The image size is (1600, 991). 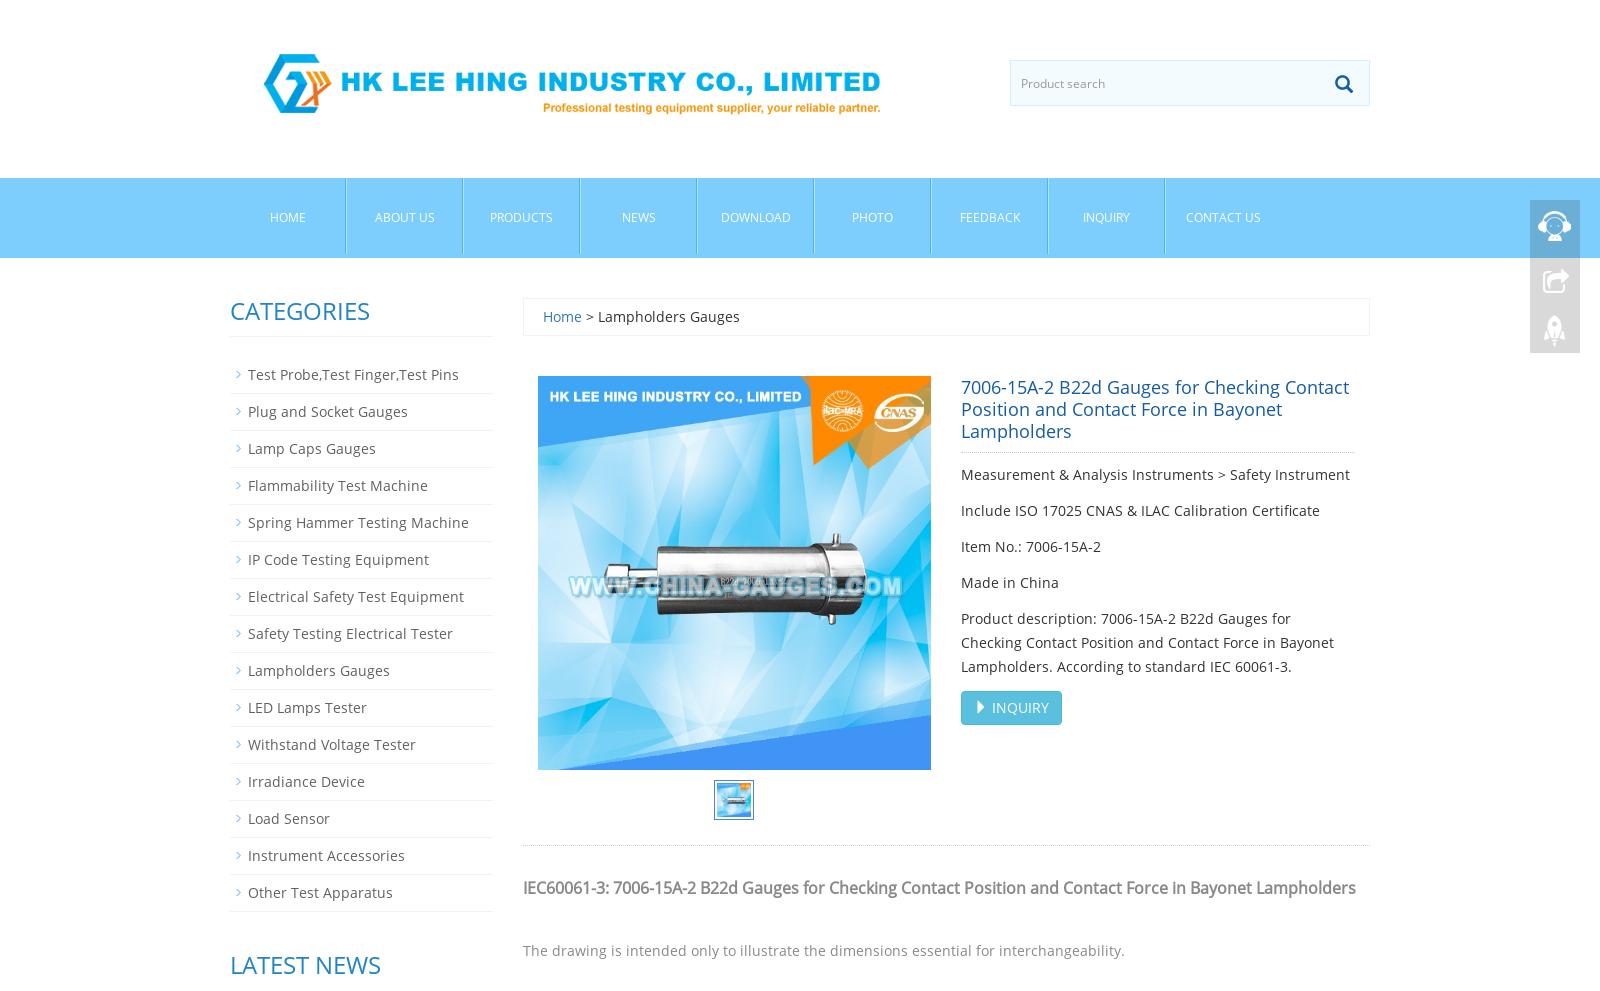 What do you see at coordinates (1222, 216) in the screenshot?
I see `'Contact Us'` at bounding box center [1222, 216].